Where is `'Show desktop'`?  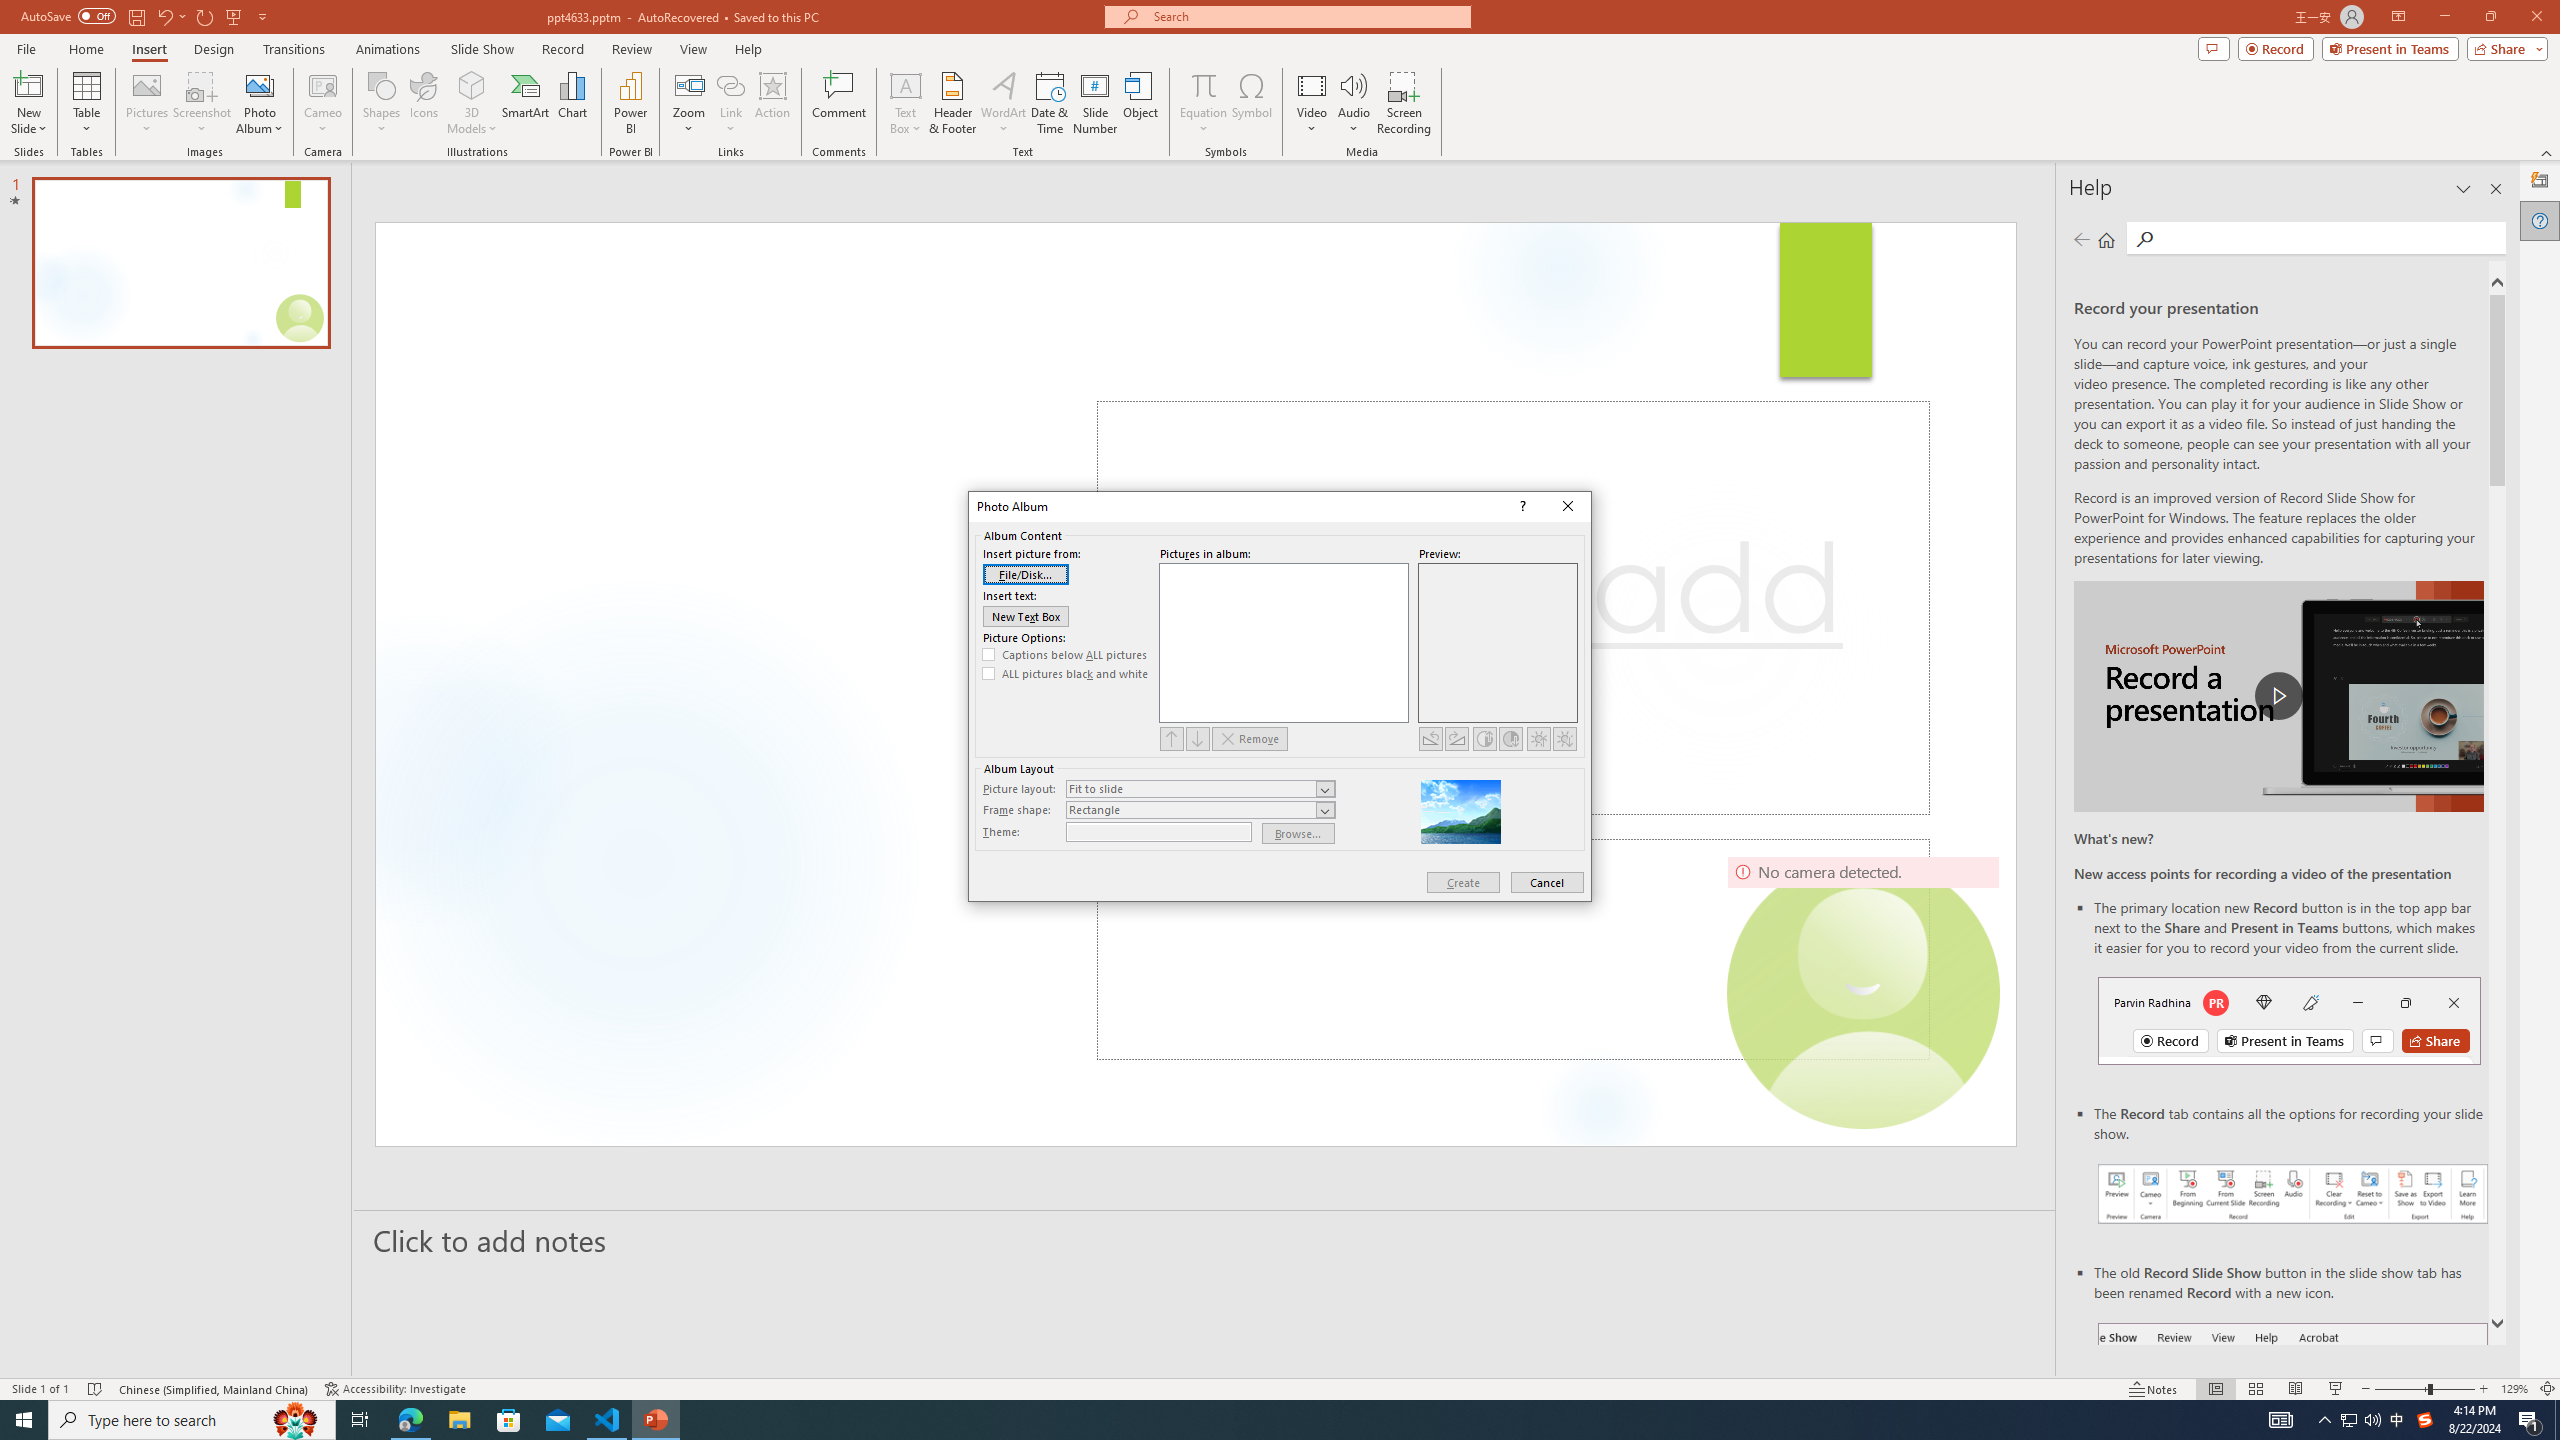 'Show desktop' is located at coordinates (2556, 1418).